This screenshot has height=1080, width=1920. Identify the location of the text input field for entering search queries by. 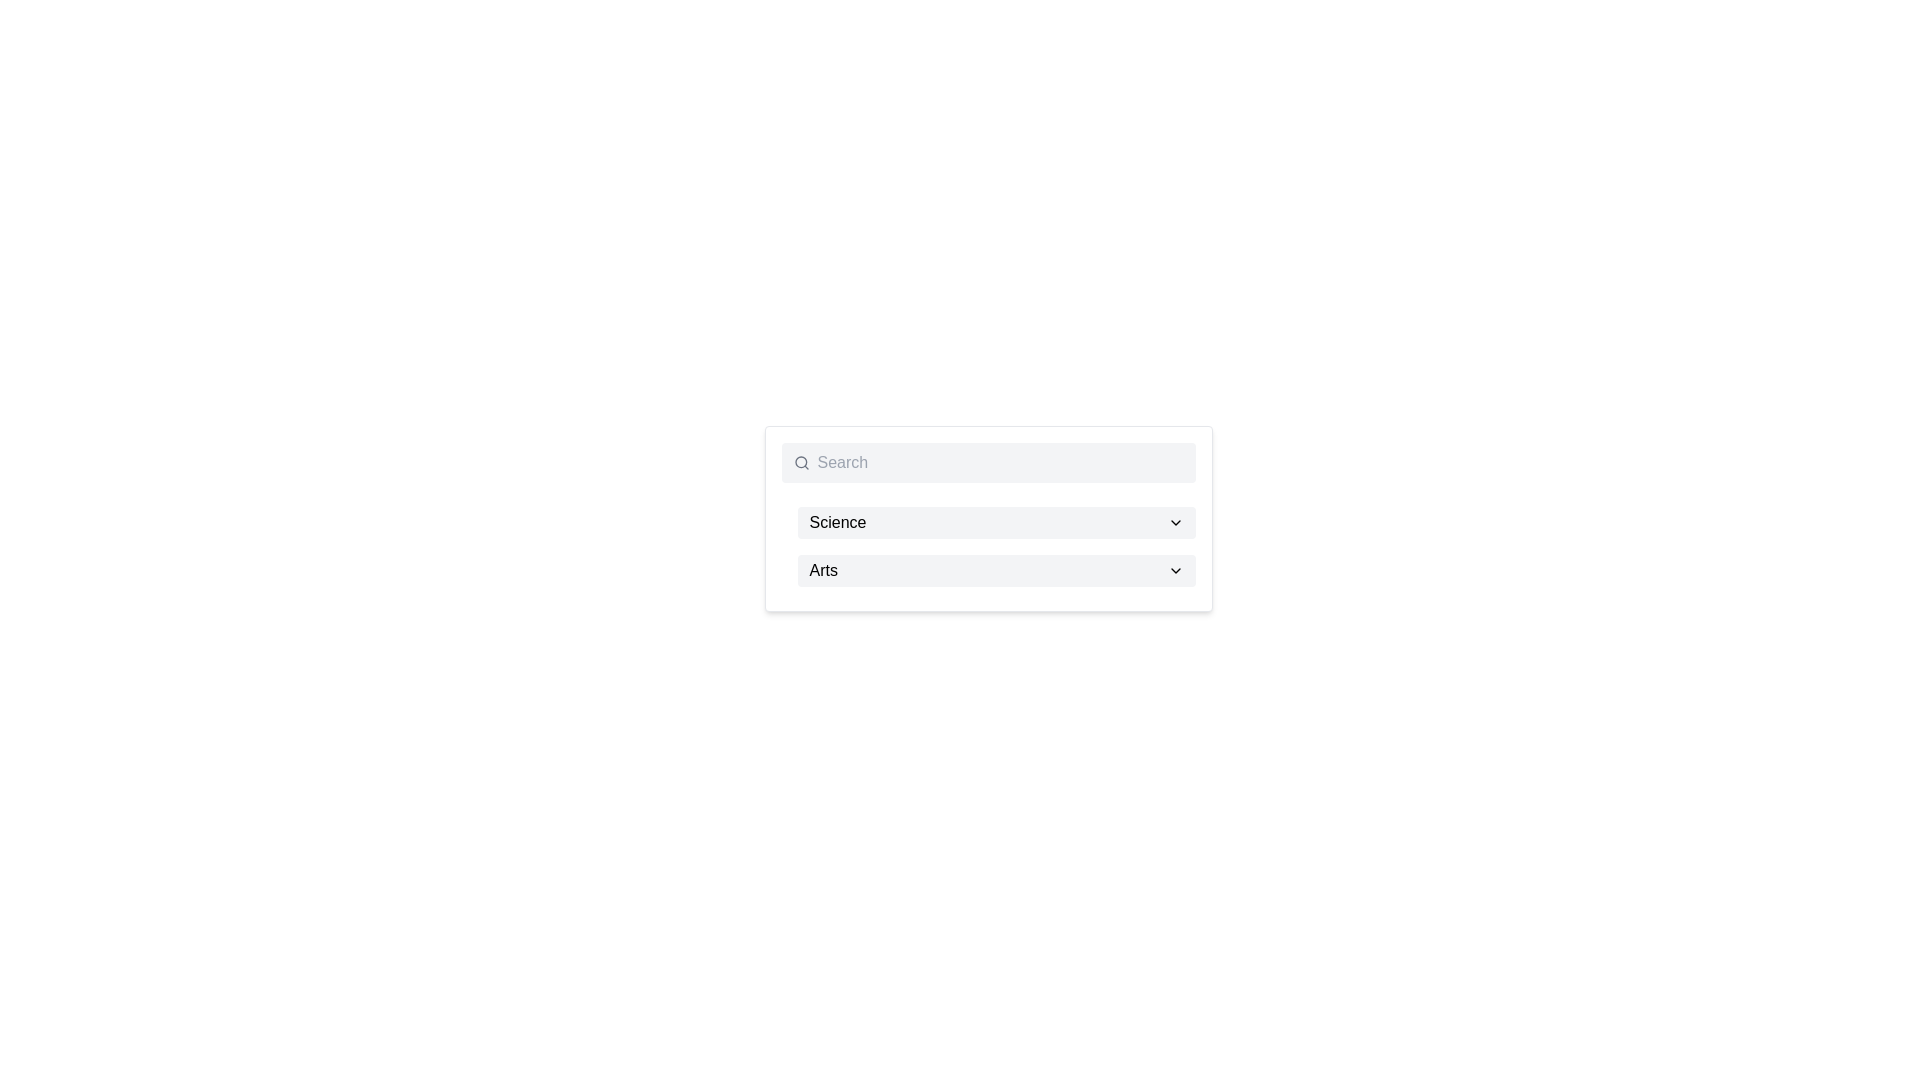
(1000, 462).